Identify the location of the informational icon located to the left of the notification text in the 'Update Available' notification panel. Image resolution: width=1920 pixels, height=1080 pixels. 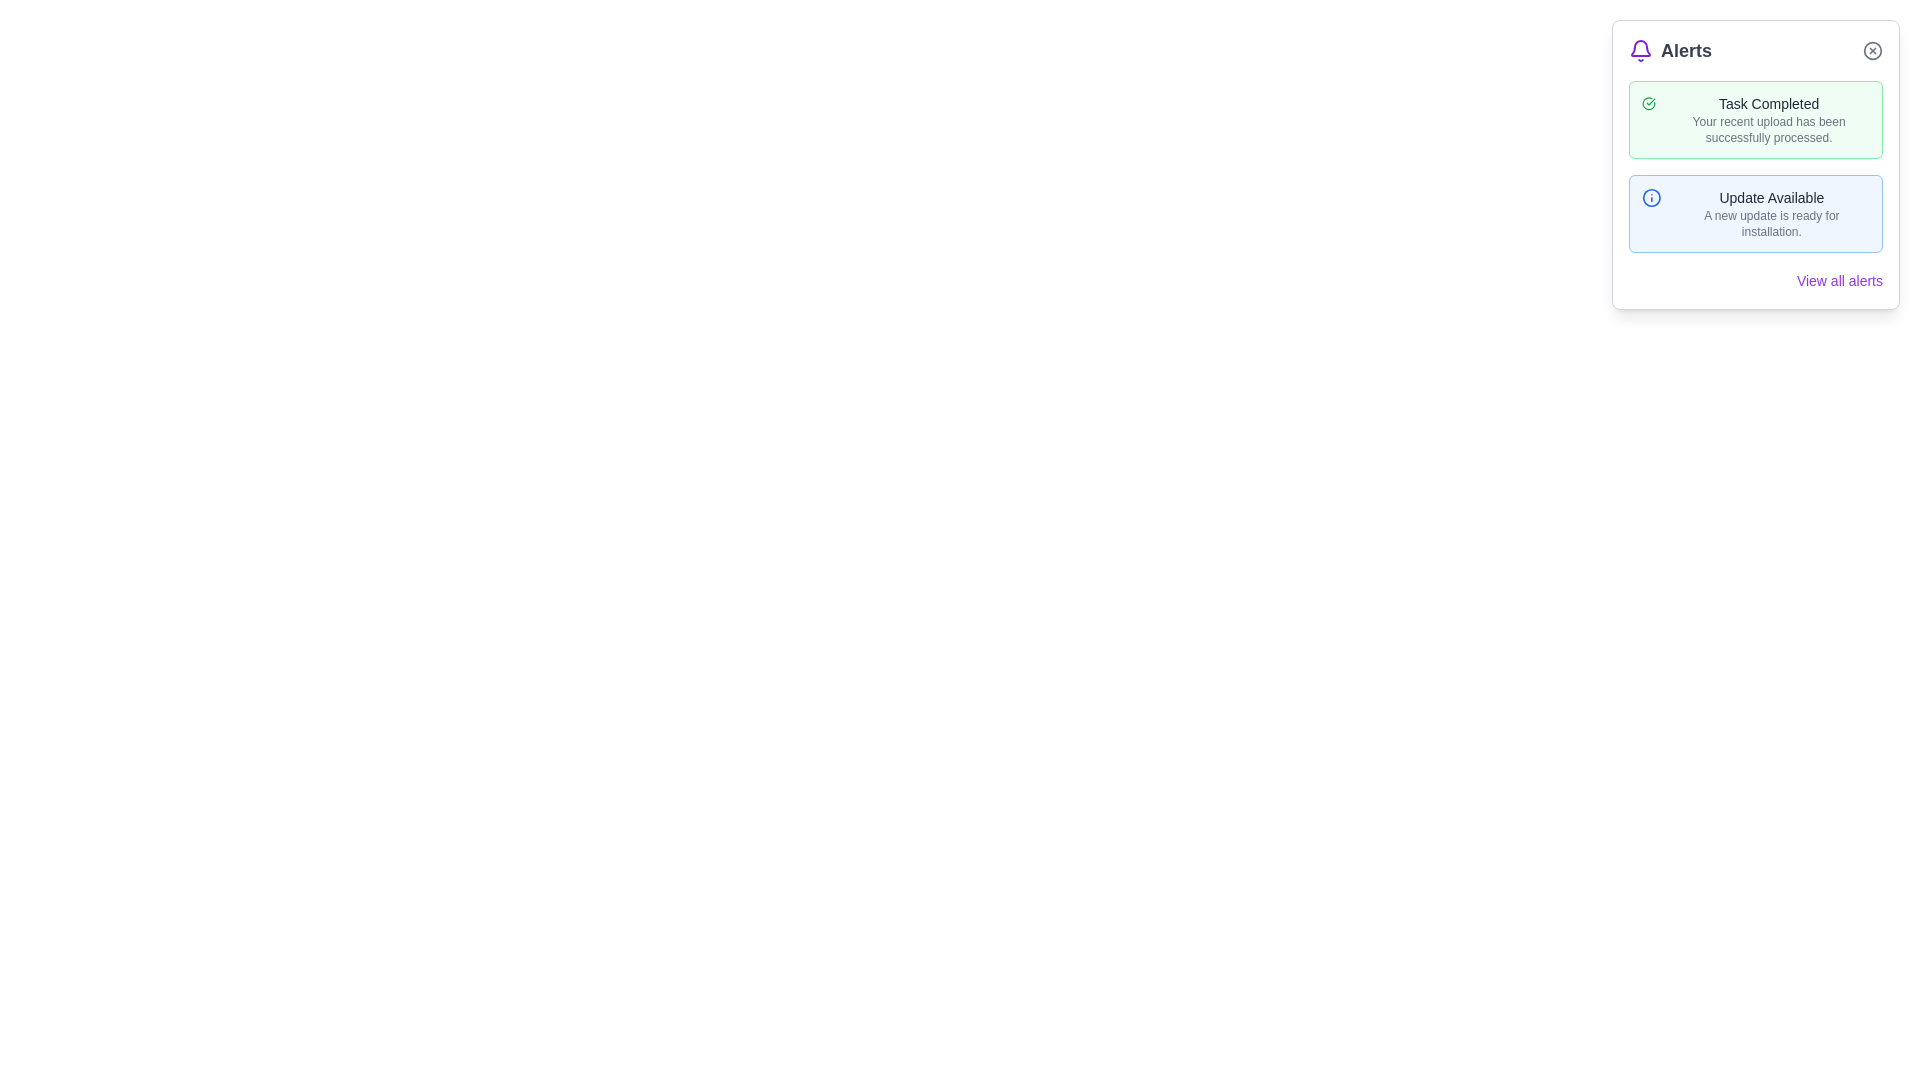
(1651, 197).